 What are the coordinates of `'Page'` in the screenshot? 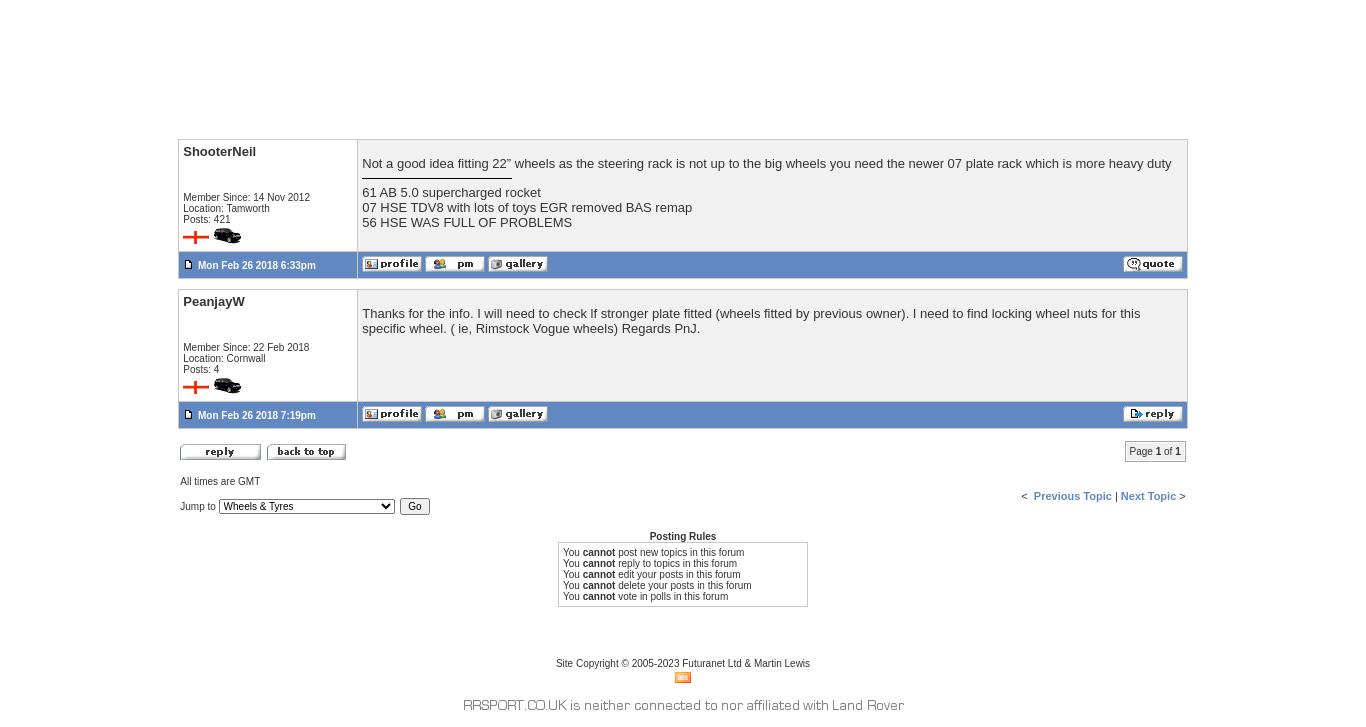 It's located at (1141, 450).